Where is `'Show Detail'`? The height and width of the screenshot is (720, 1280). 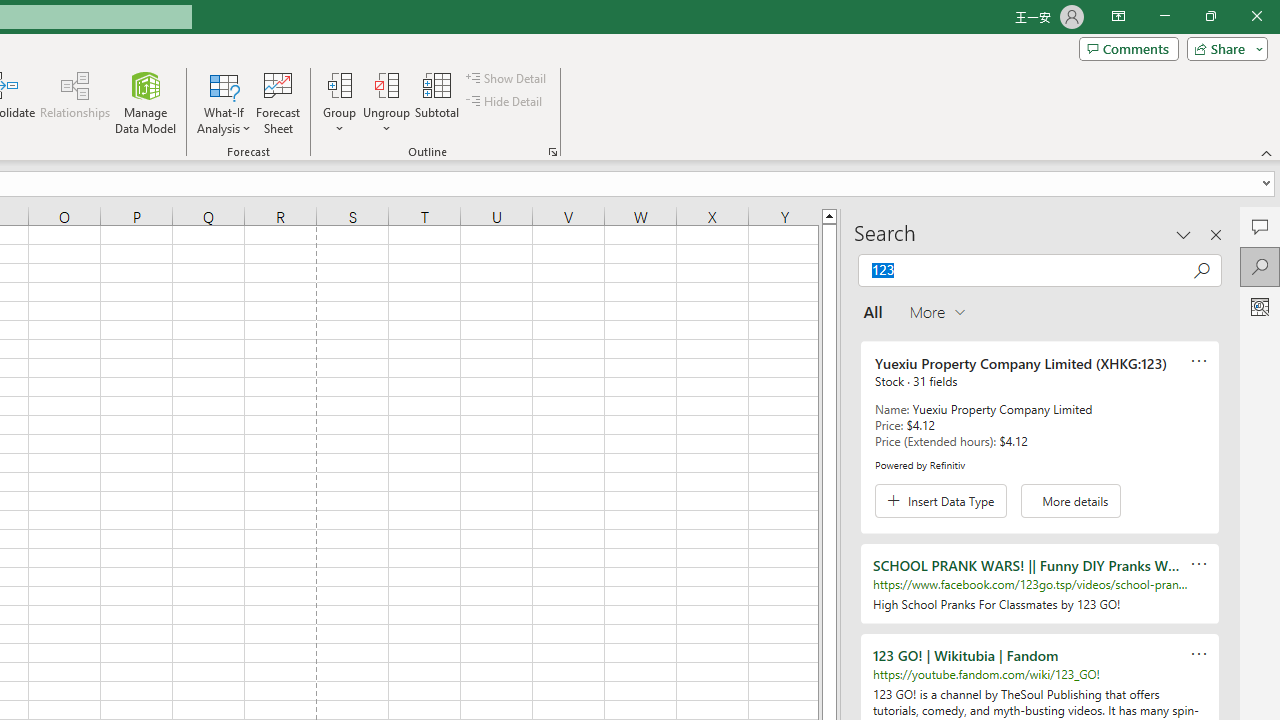
'Show Detail' is located at coordinates (507, 77).